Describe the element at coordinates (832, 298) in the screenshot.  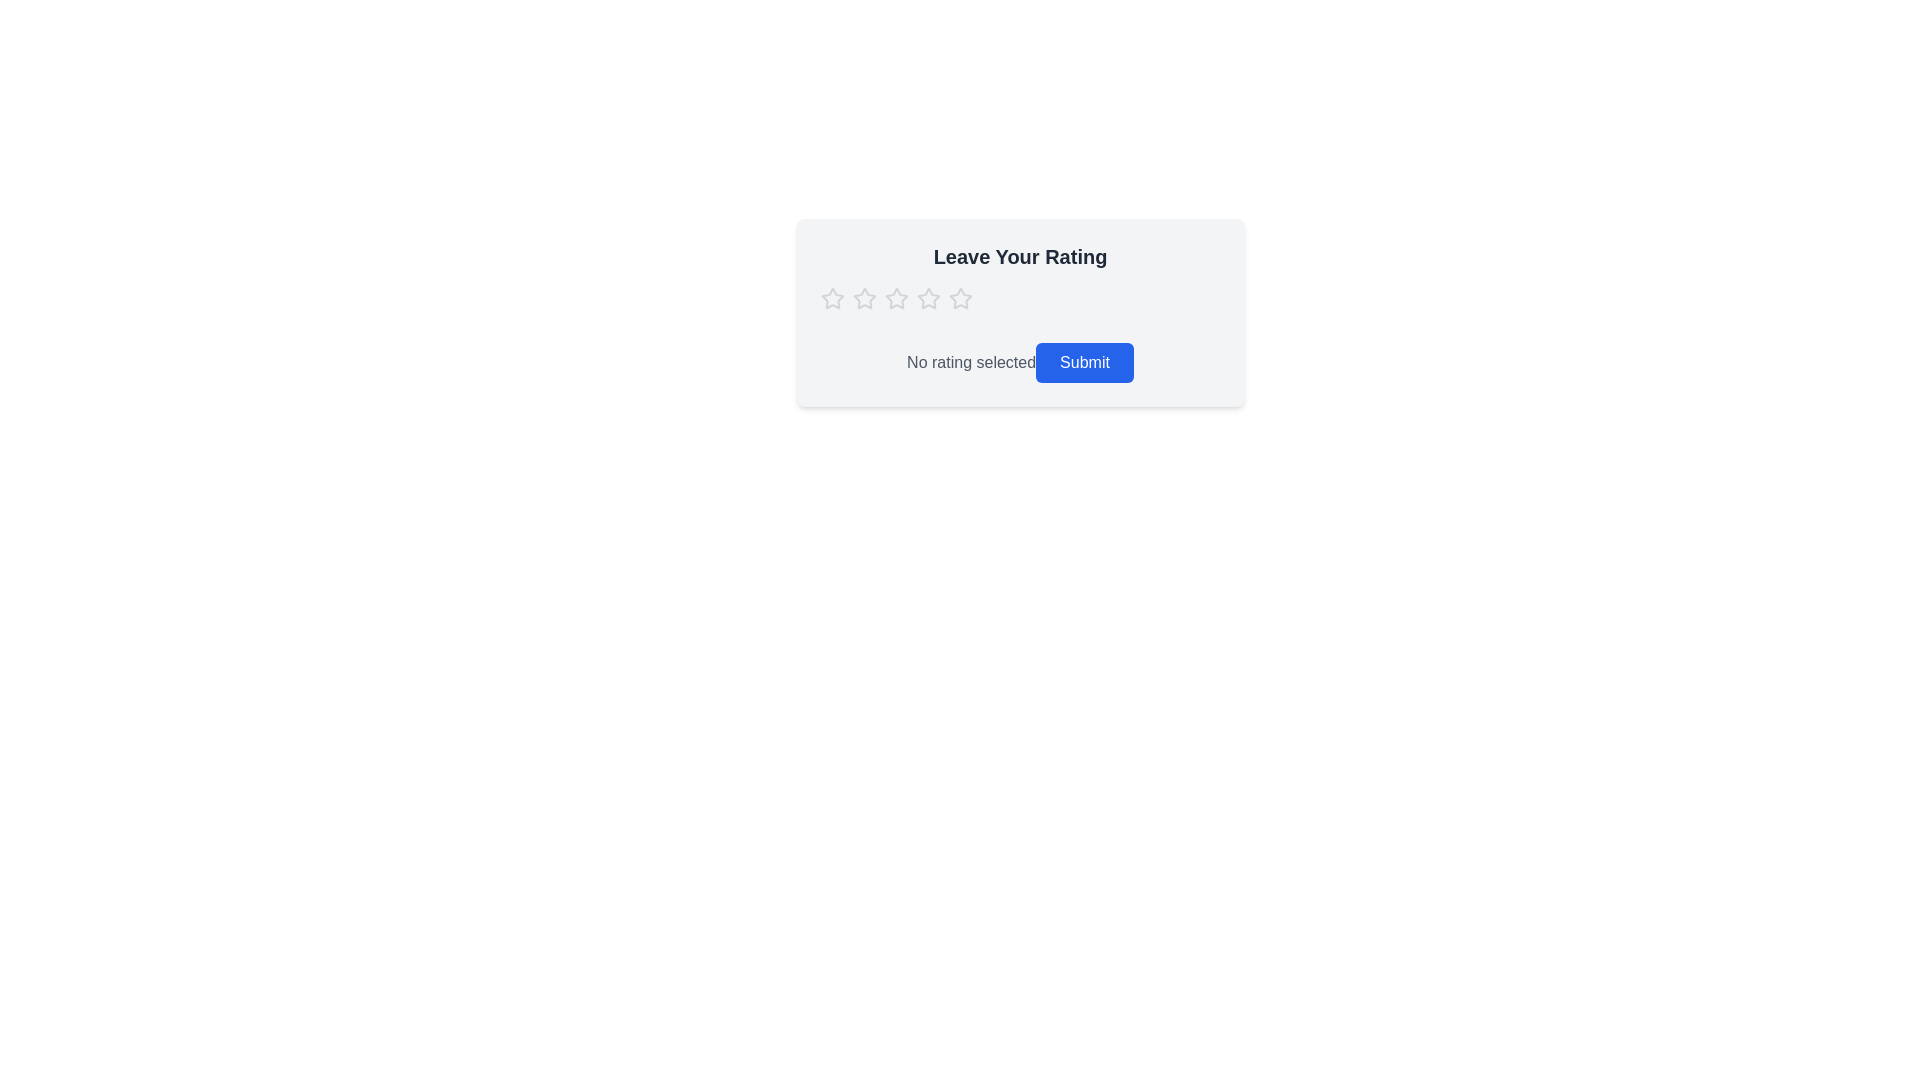
I see `the first interactive rating star in the 5-star rating system` at that location.